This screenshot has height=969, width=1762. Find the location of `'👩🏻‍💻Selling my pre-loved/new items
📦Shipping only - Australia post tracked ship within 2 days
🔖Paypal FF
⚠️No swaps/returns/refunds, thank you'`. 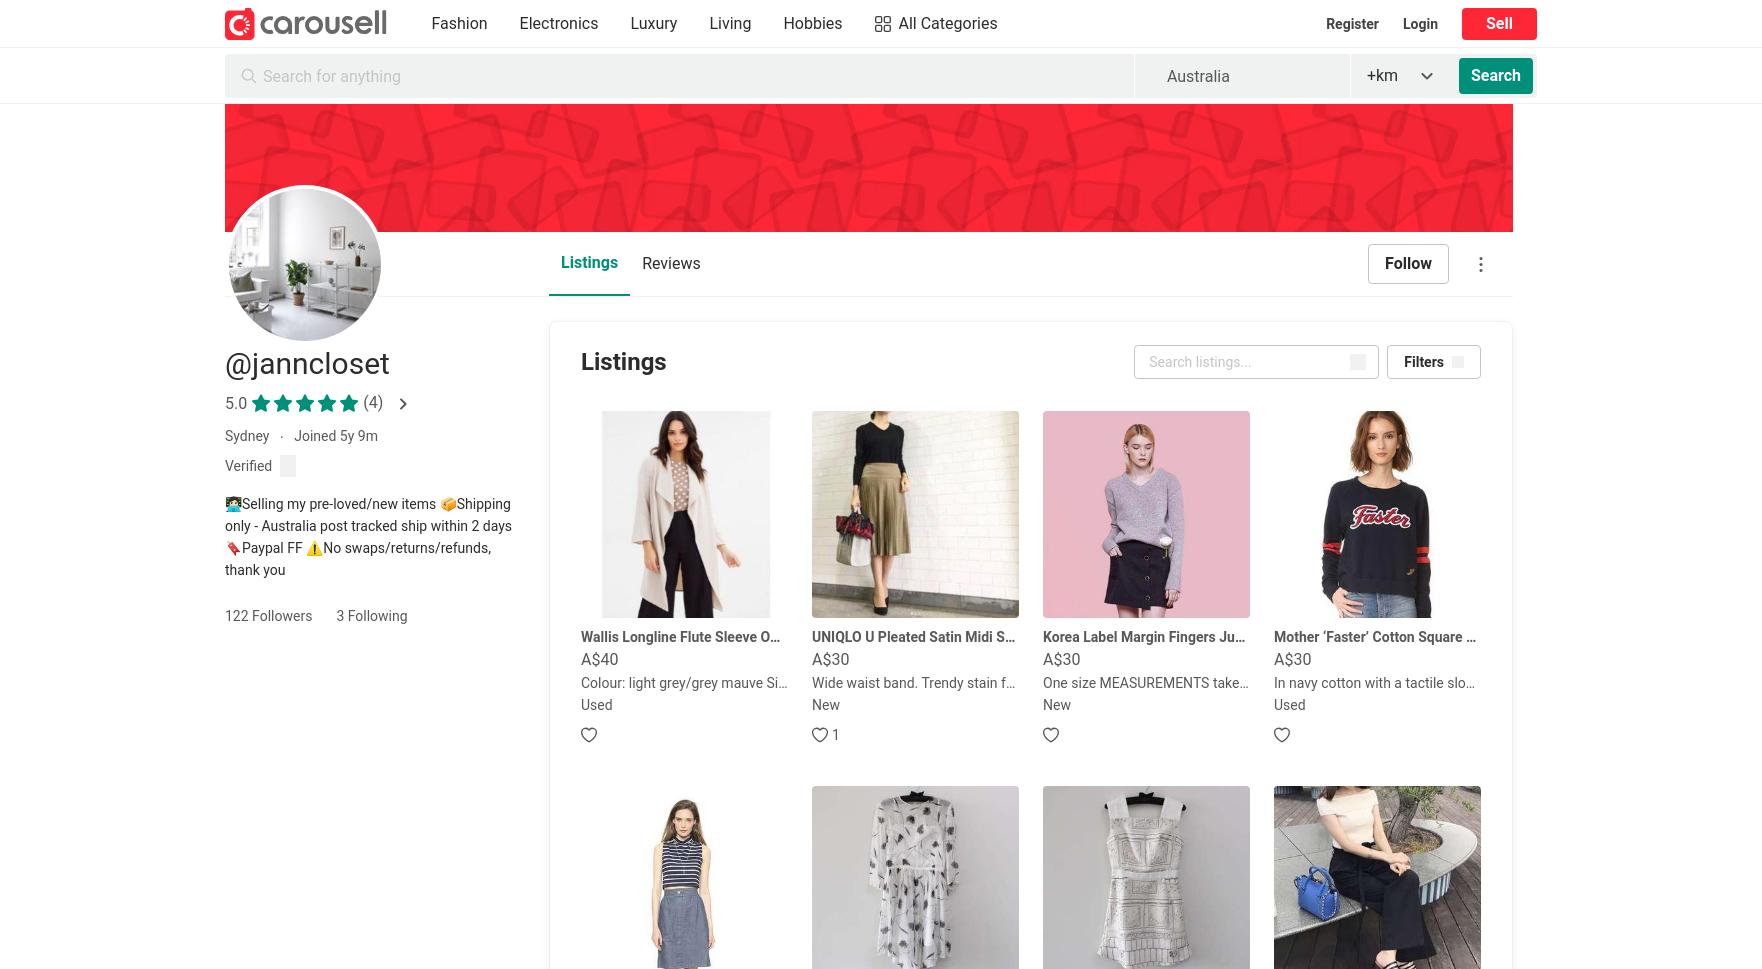

'👩🏻‍💻Selling my pre-loved/new items
📦Shipping only - Australia post tracked ship within 2 days
🔖Paypal FF
⚠️No swaps/returns/refunds, thank you' is located at coordinates (368, 537).